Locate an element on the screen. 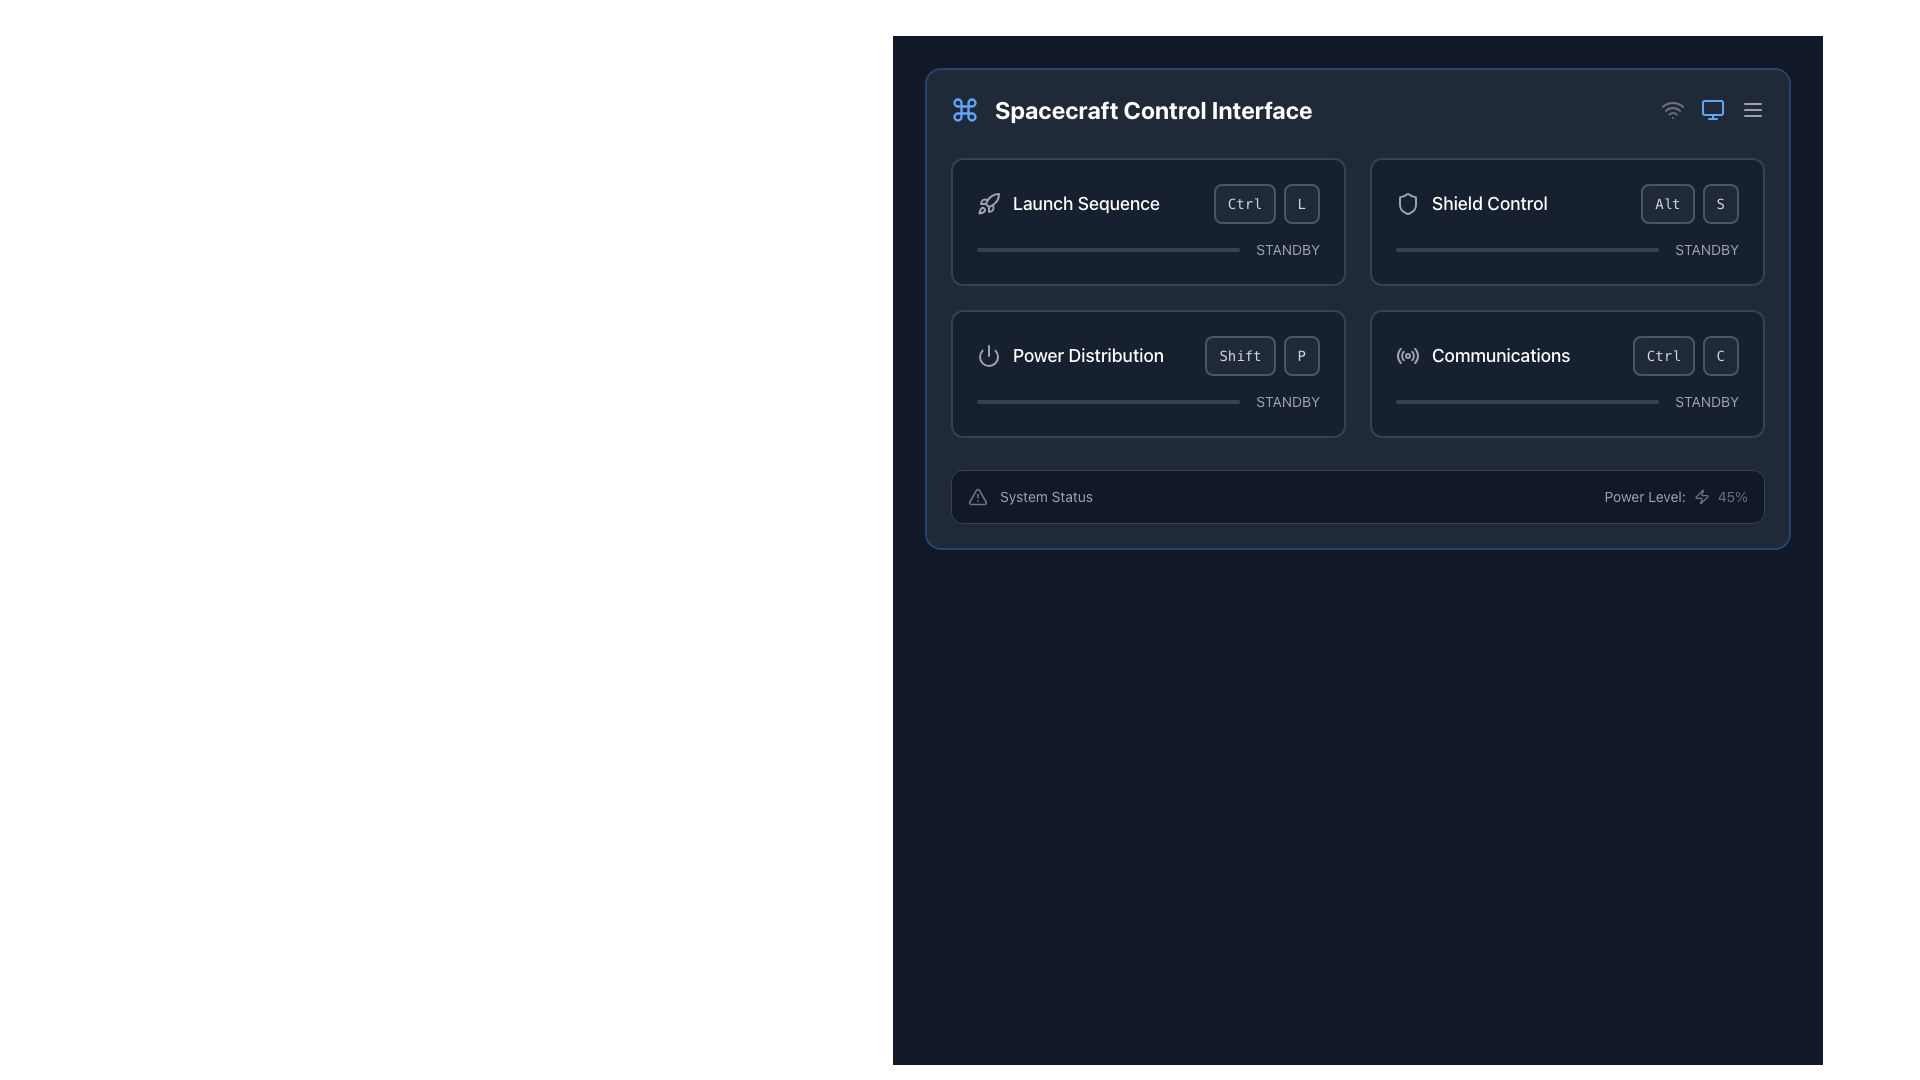  the Status Card indicating 'Communications' located in the lower-right corner of the grid layout is located at coordinates (1566, 374).